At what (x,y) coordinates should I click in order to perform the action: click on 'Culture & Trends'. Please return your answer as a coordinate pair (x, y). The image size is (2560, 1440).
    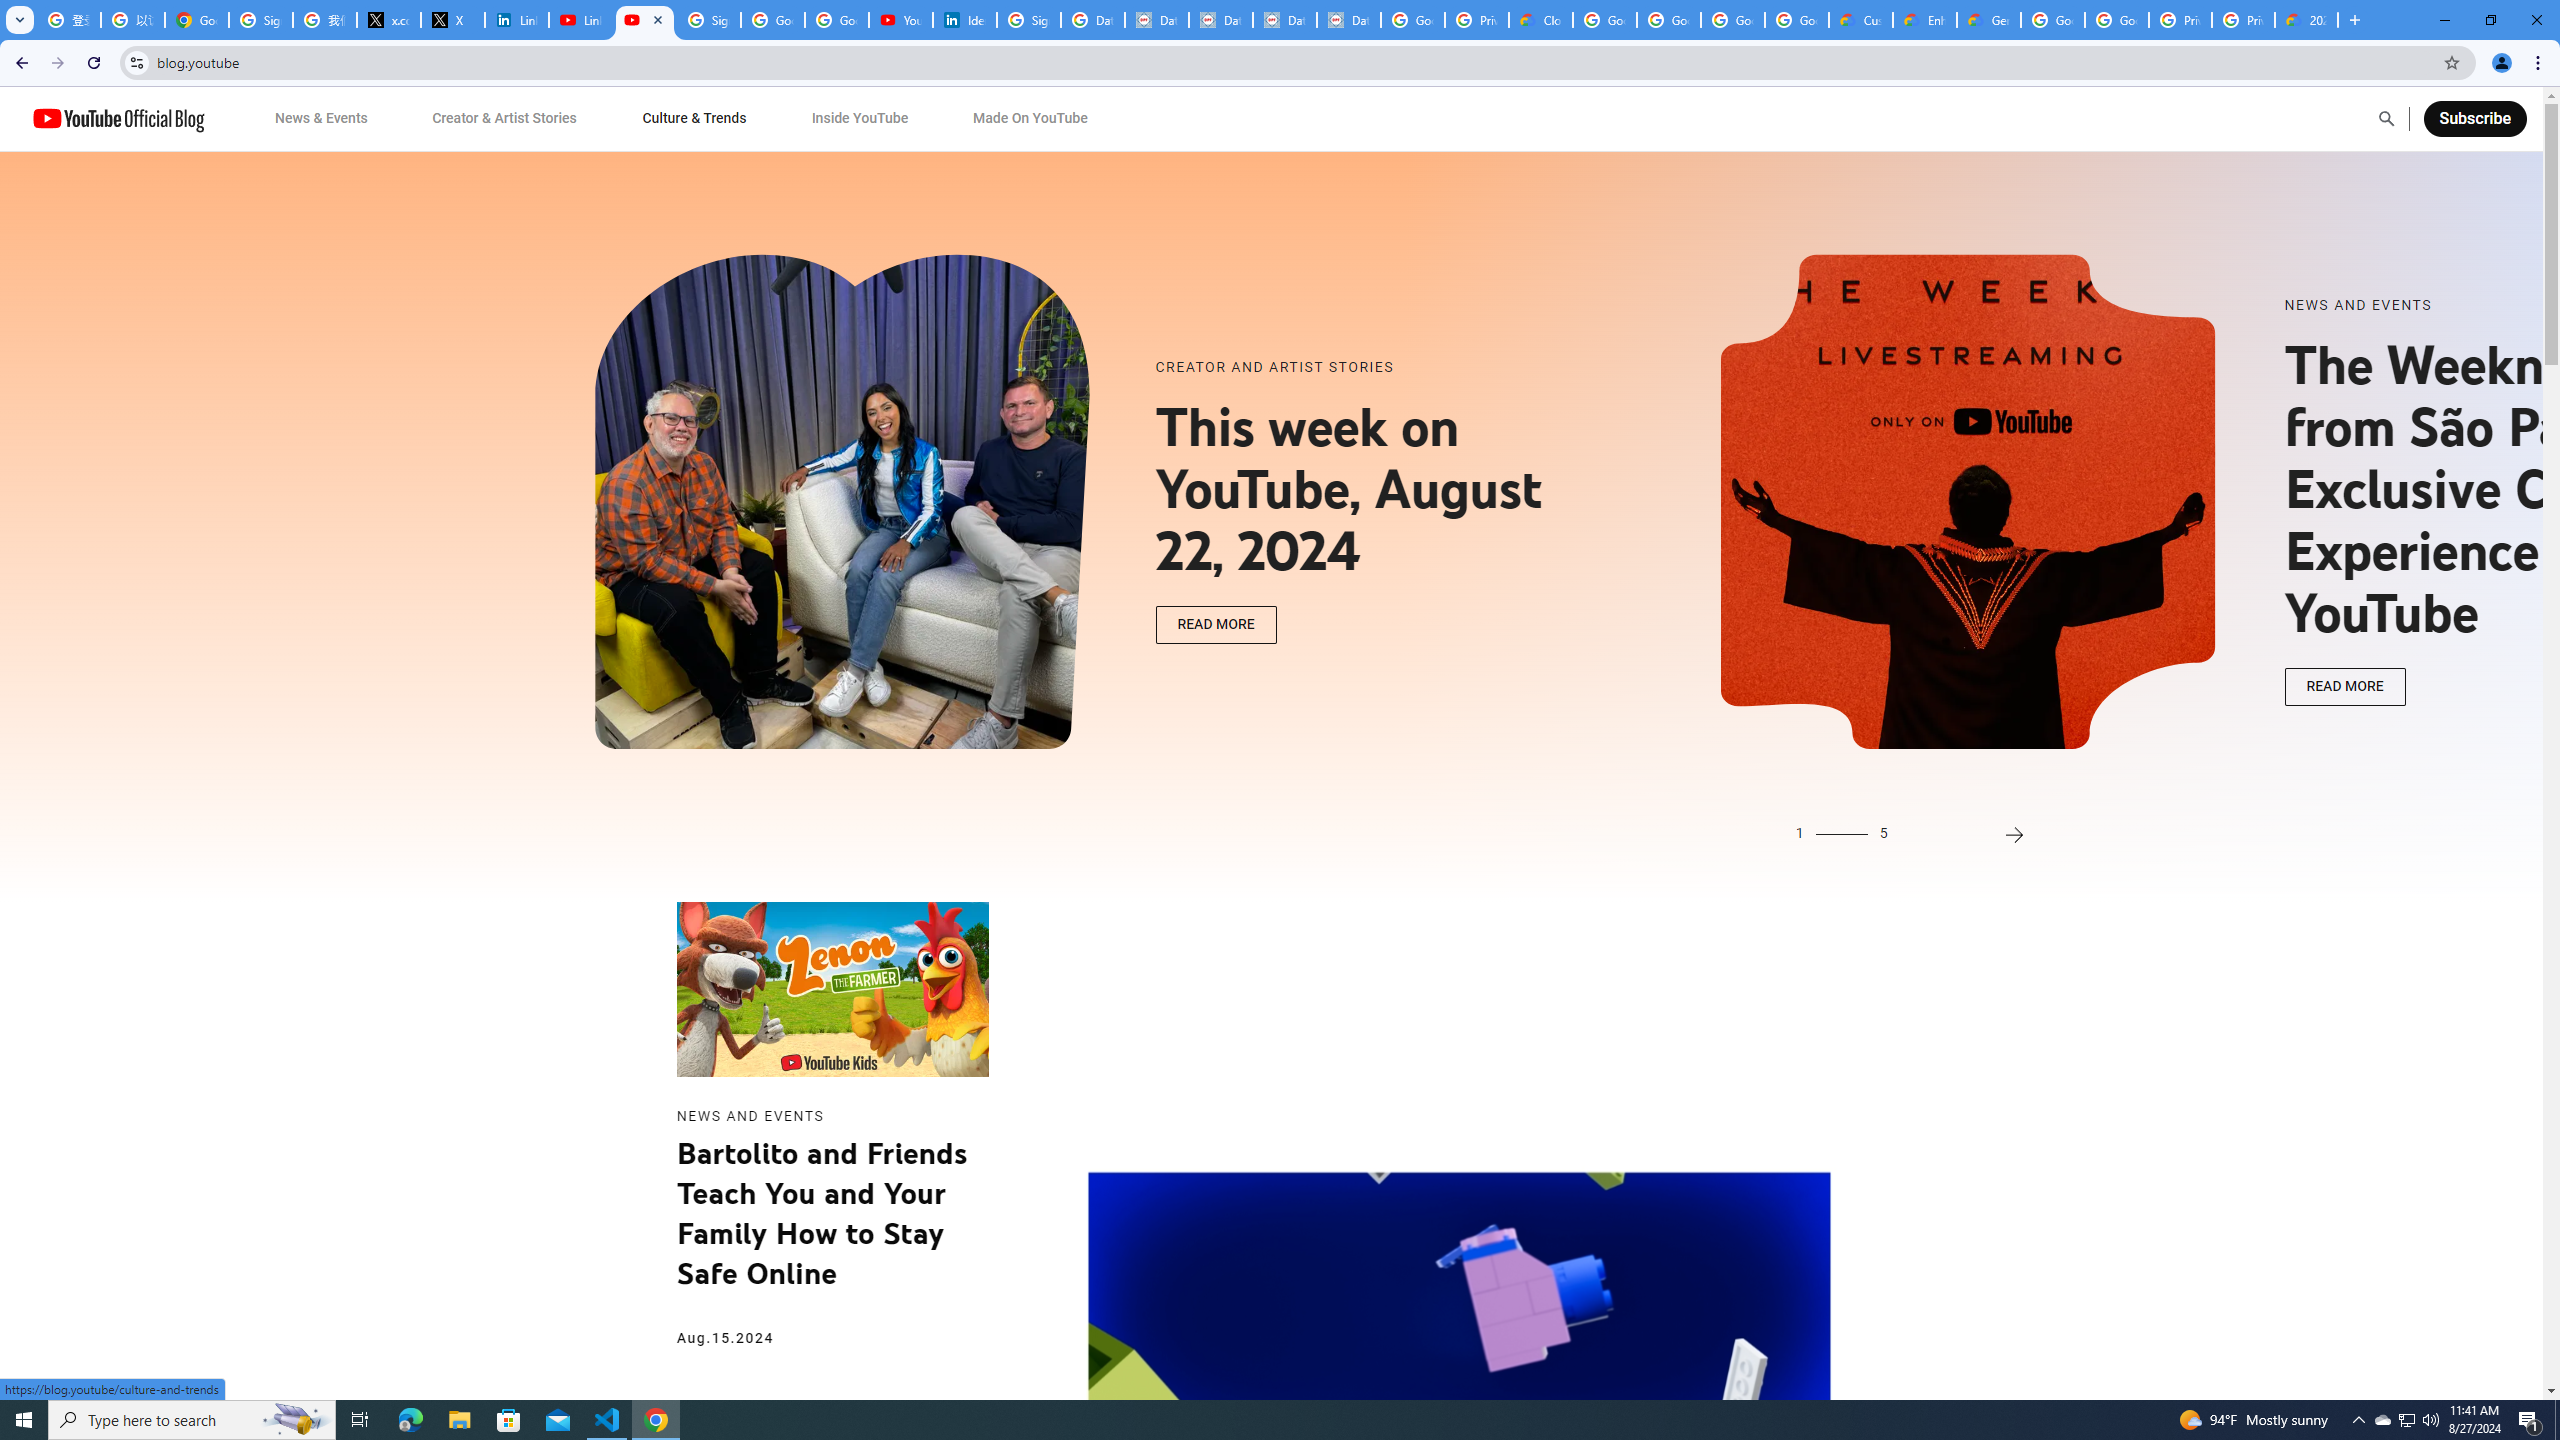
    Looking at the image, I should click on (694, 118).